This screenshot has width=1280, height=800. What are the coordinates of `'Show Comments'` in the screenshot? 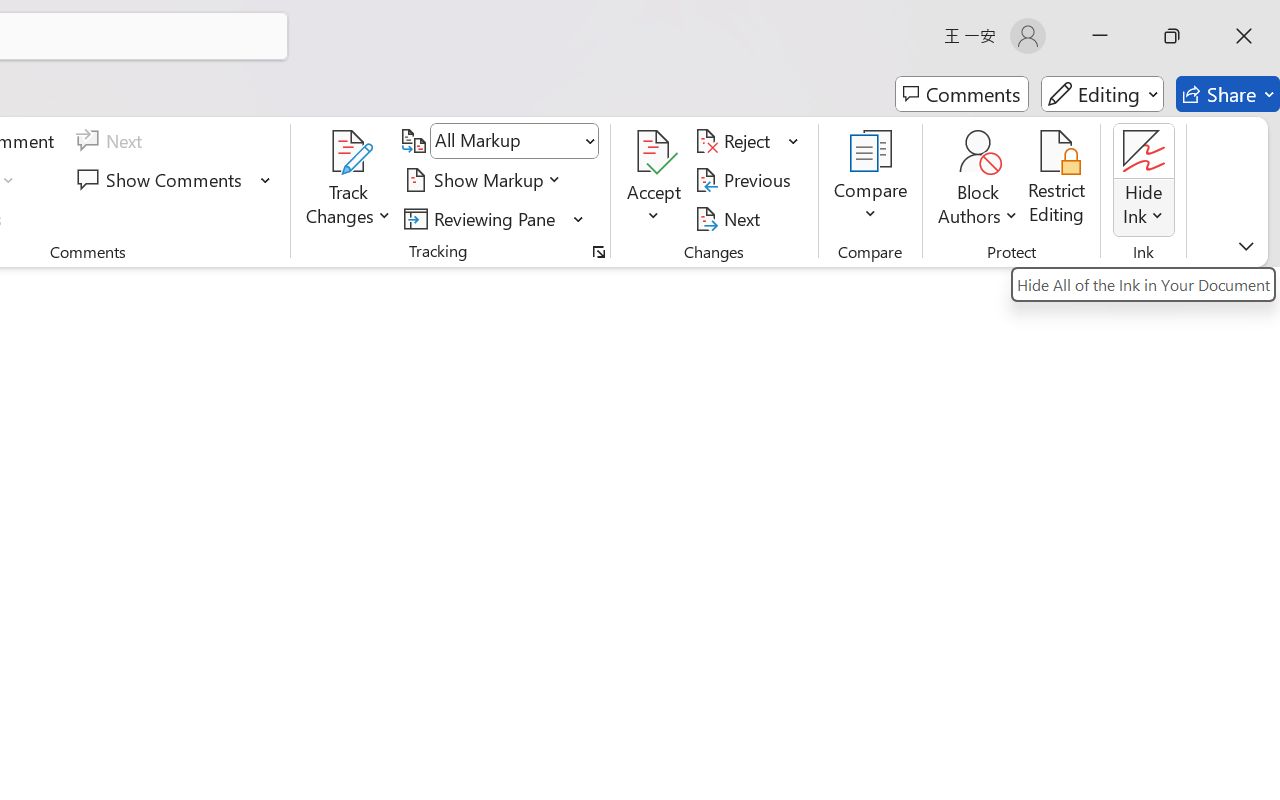 It's located at (162, 179).